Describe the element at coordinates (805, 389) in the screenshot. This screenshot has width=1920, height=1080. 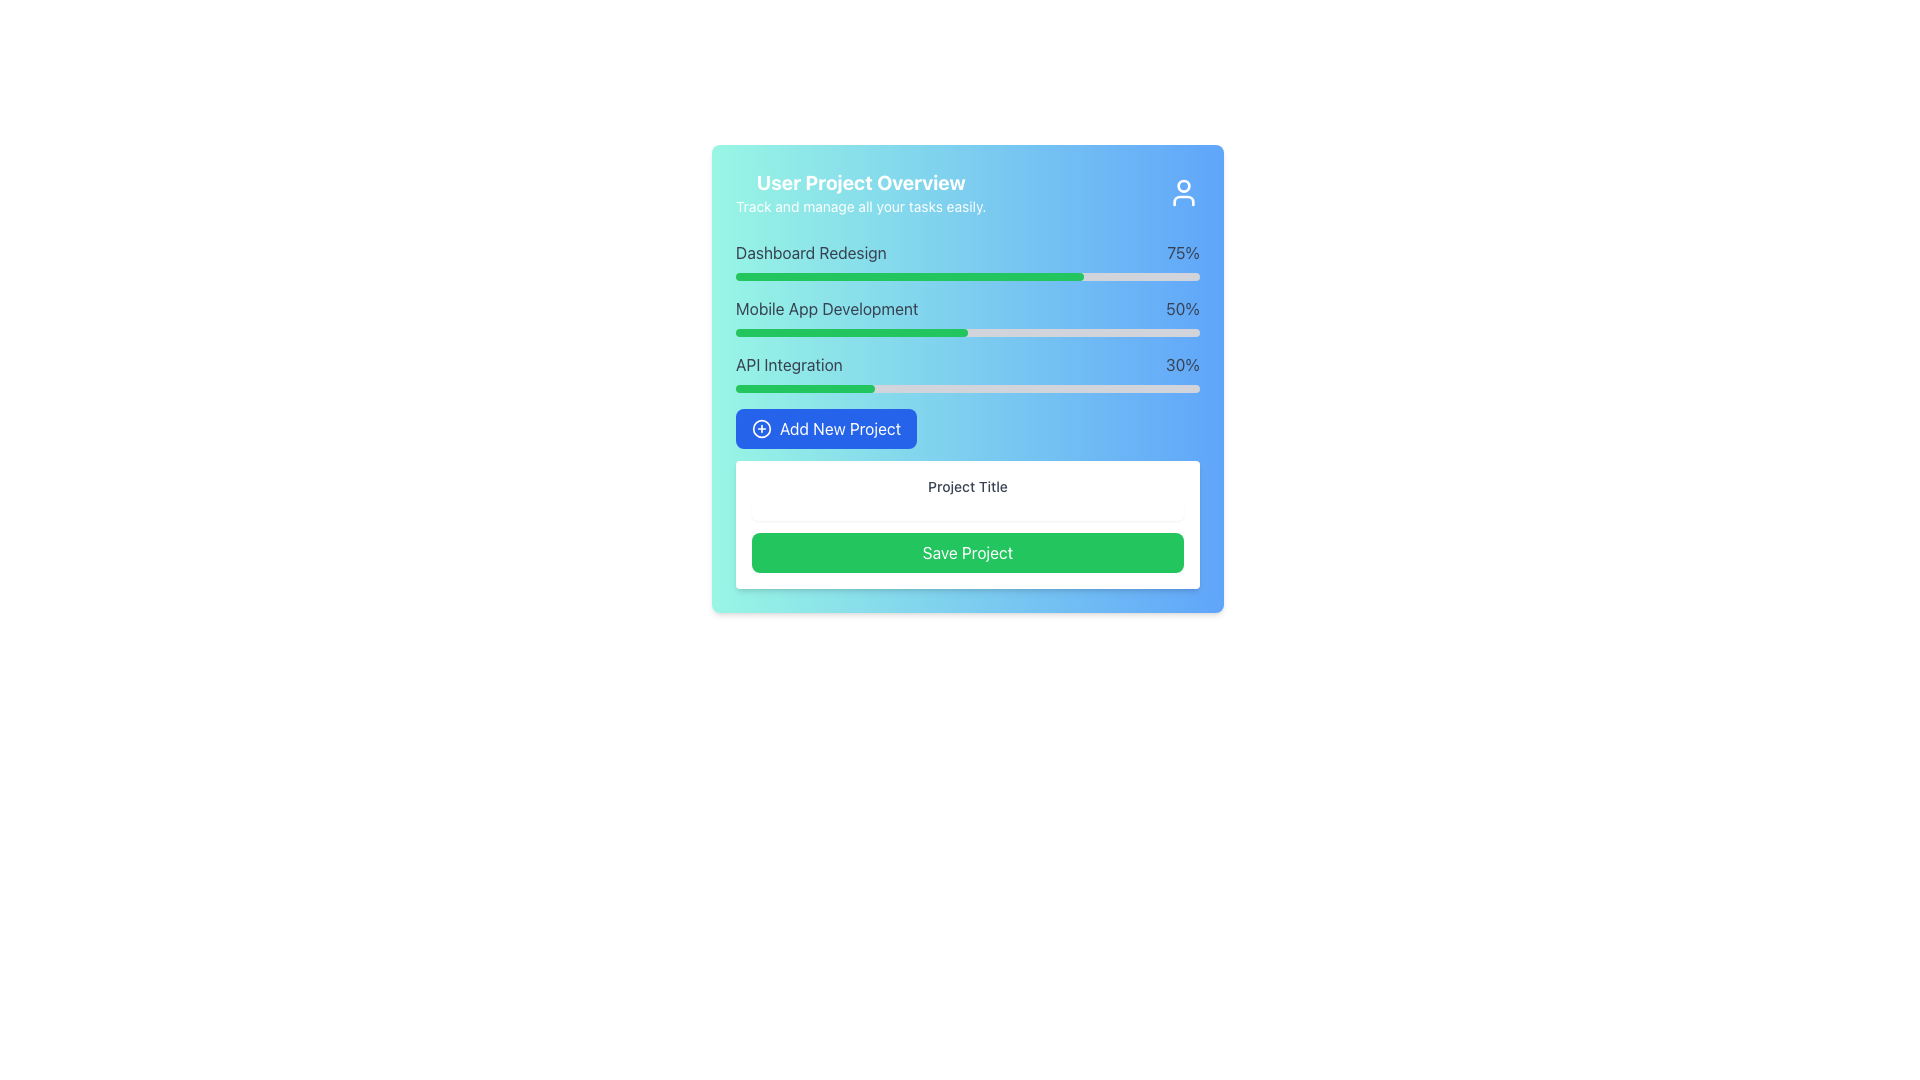
I see `the green progress bar segment that visually represents 30% completion beneath the 'API Integration' text` at that location.